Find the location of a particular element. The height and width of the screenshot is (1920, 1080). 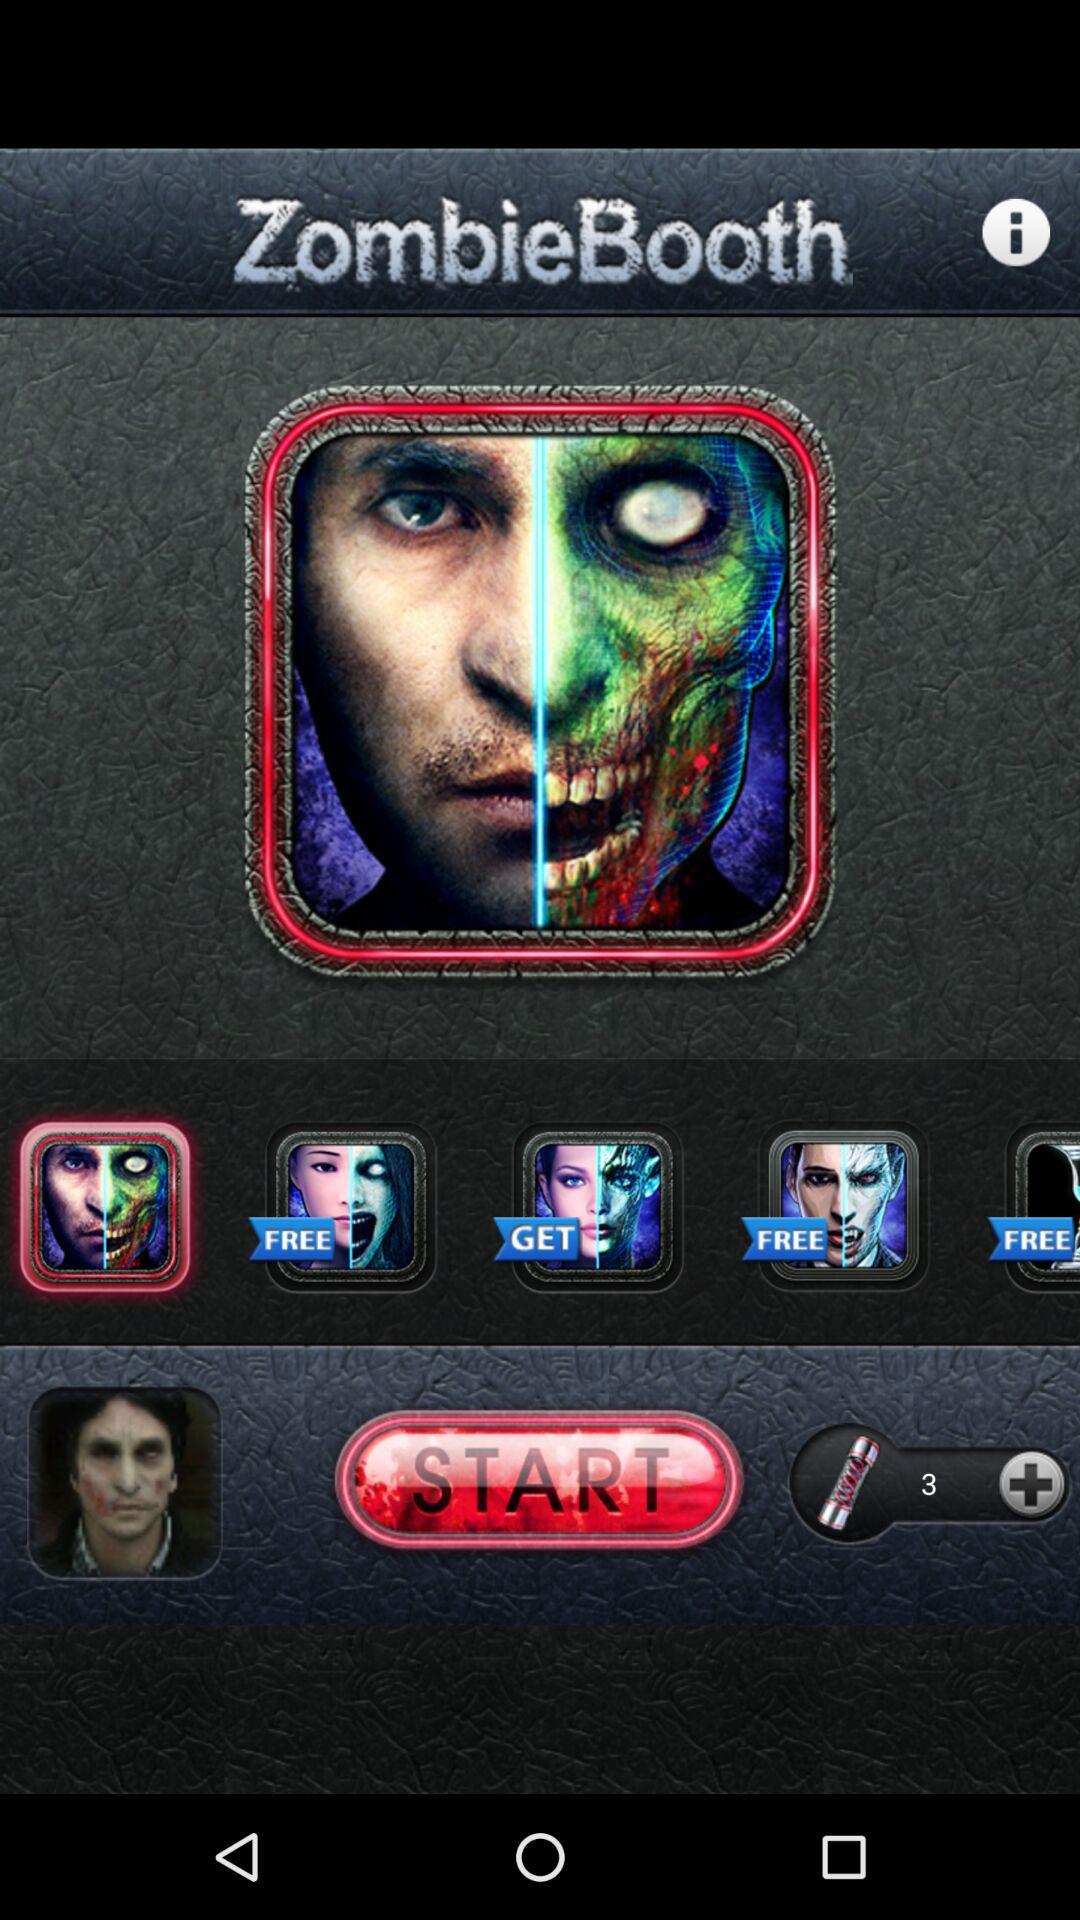

free skin is located at coordinates (1032, 1205).